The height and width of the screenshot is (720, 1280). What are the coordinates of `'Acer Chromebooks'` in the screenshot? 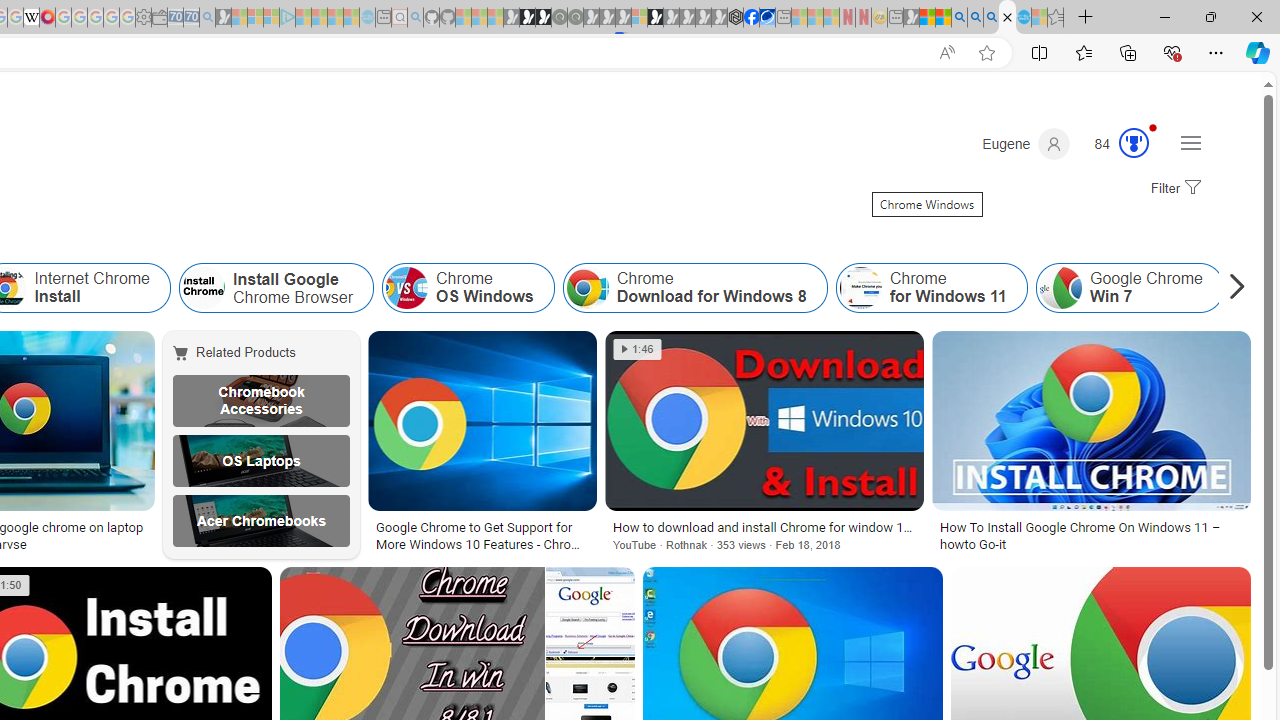 It's located at (260, 520).